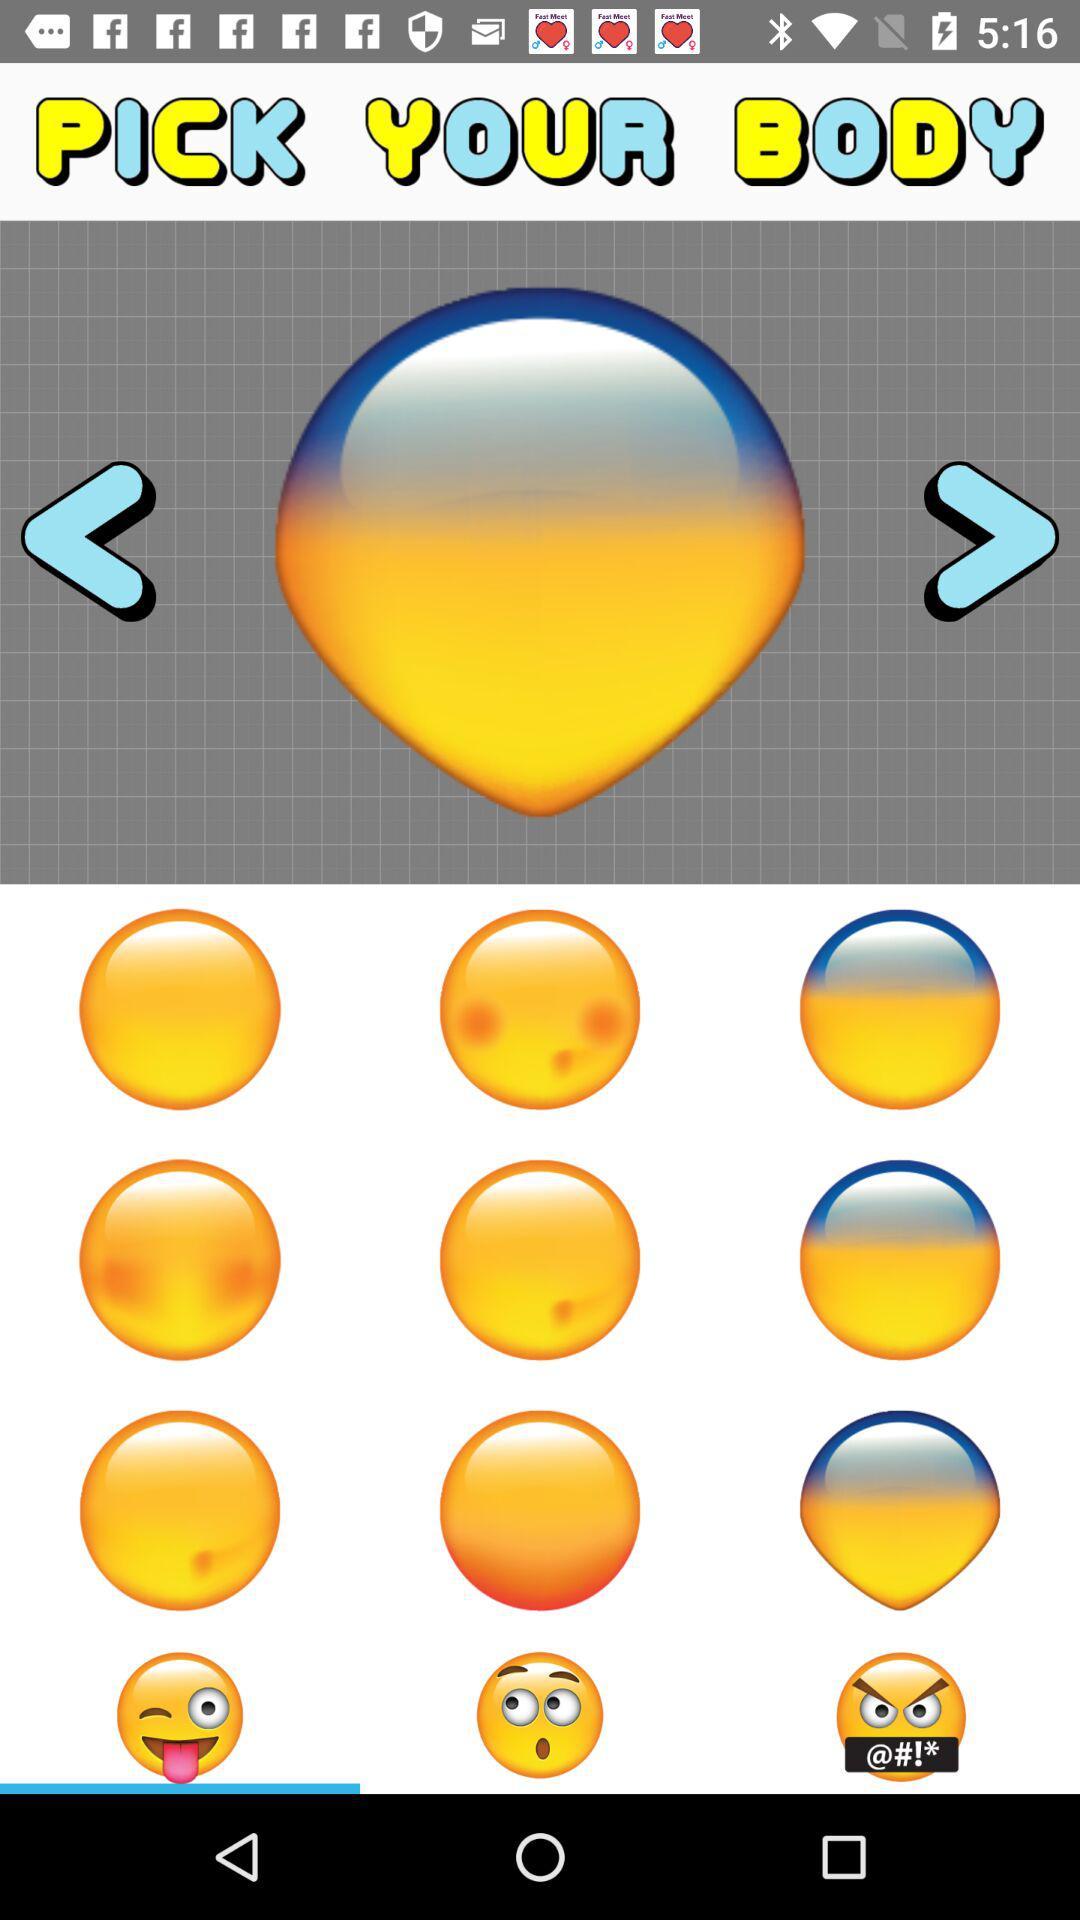 This screenshot has height=1920, width=1080. Describe the element at coordinates (540, 1714) in the screenshot. I see `creates an emoji` at that location.